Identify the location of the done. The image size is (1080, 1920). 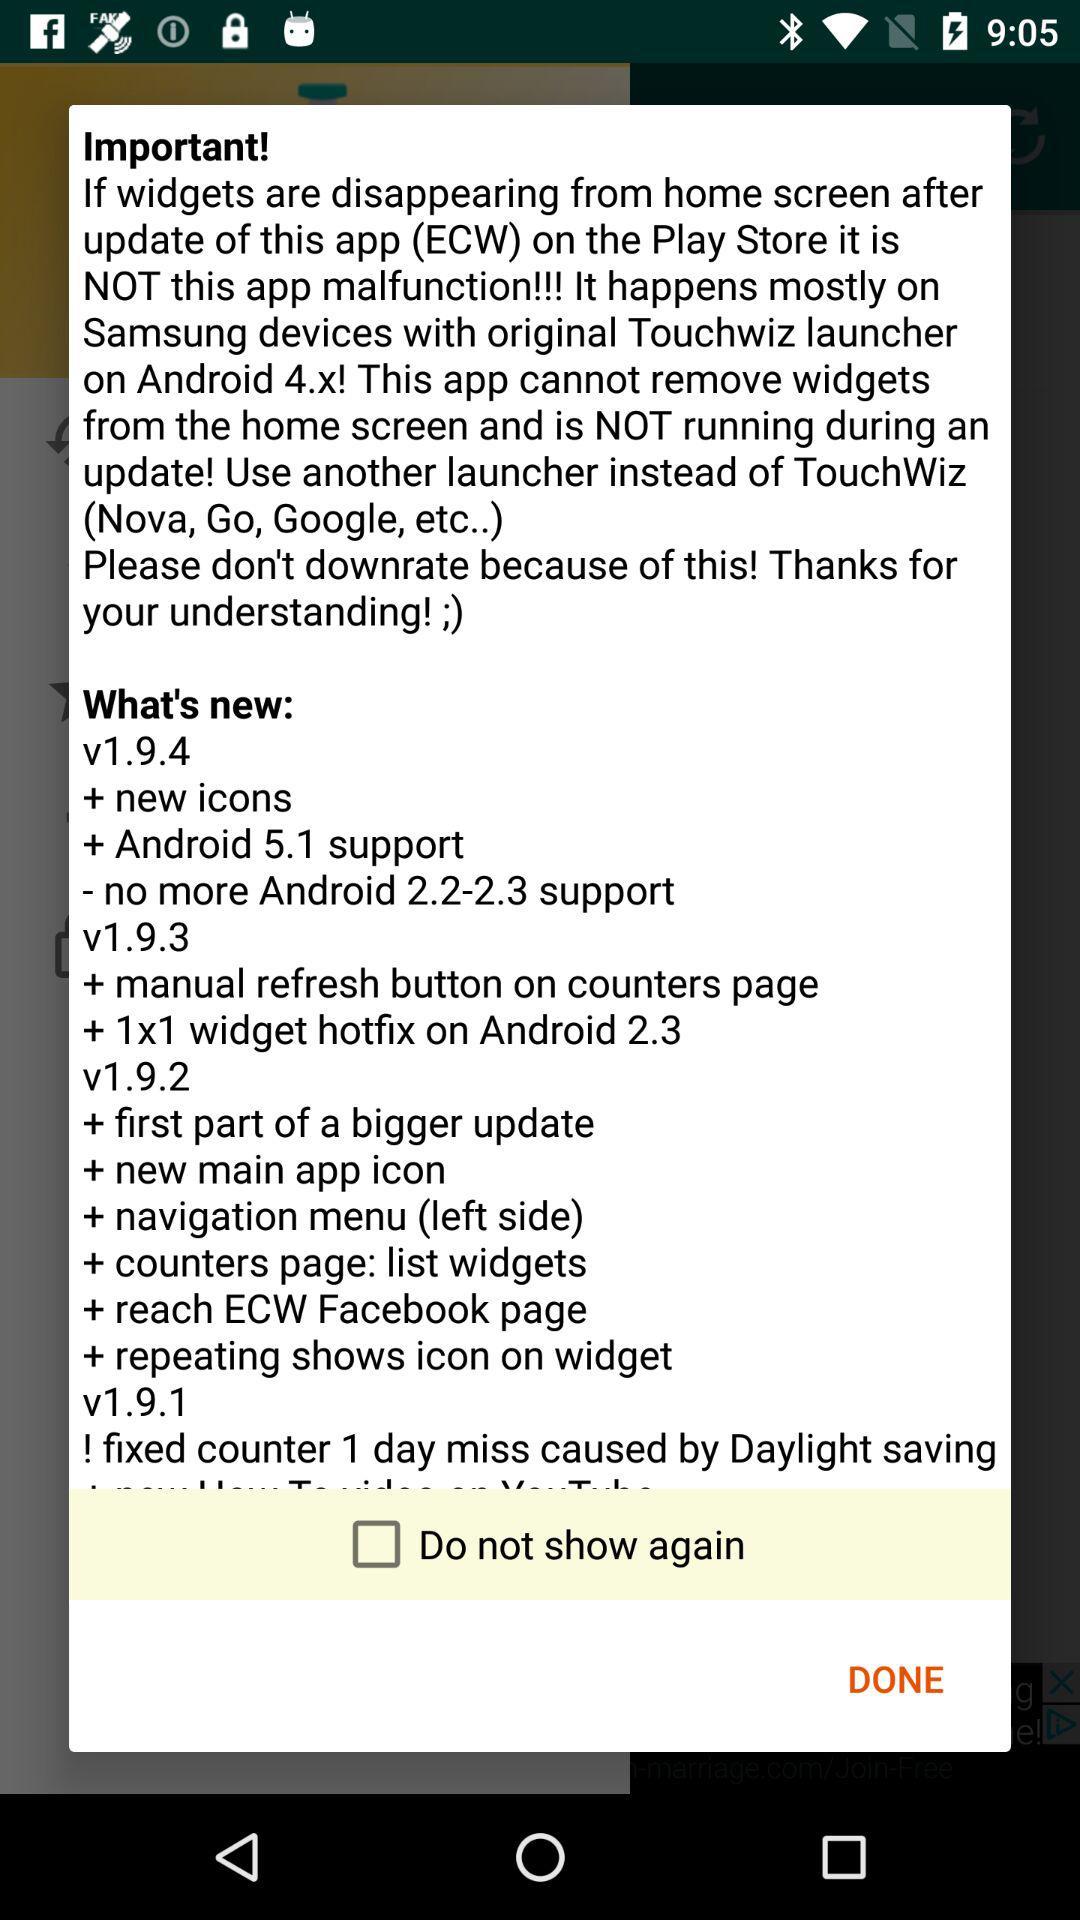
(894, 1678).